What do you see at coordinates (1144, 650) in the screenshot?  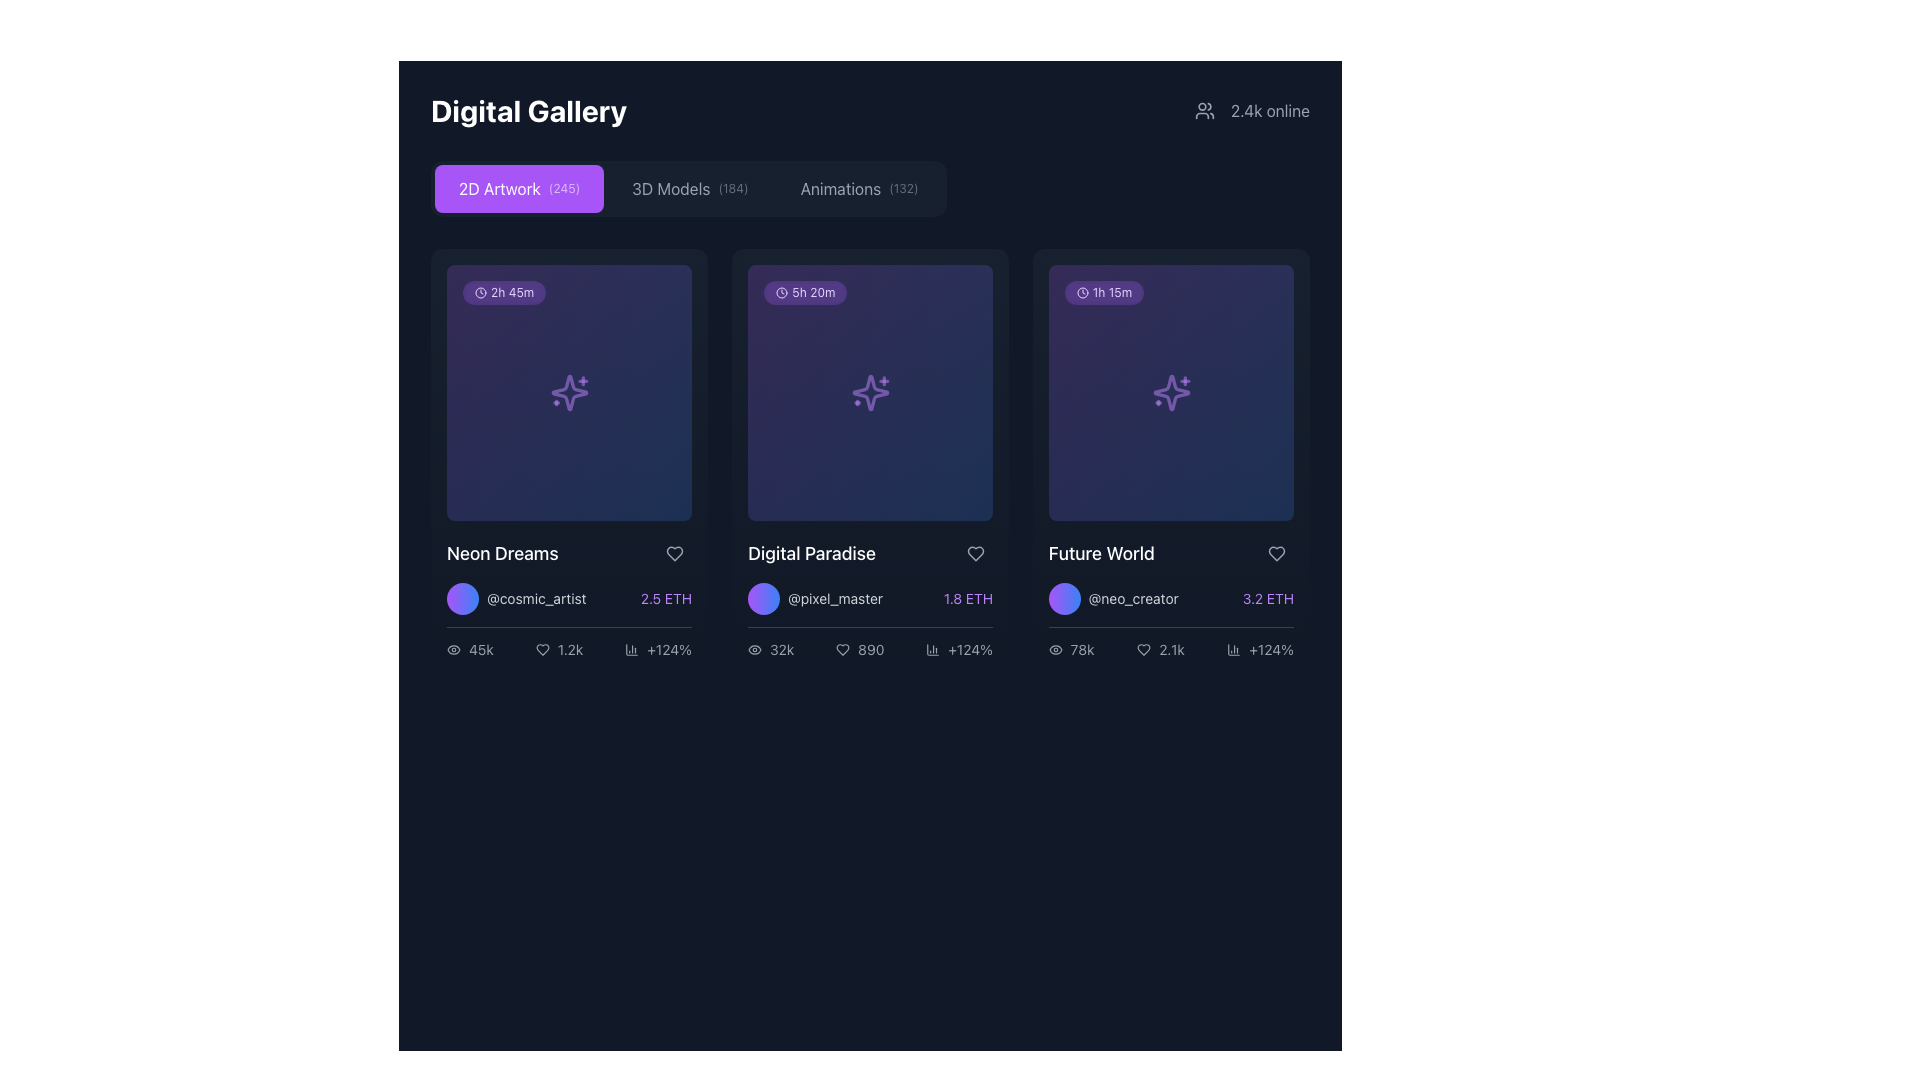 I see `the heart-shaped icon within the card labeled 'Future World'` at bounding box center [1144, 650].